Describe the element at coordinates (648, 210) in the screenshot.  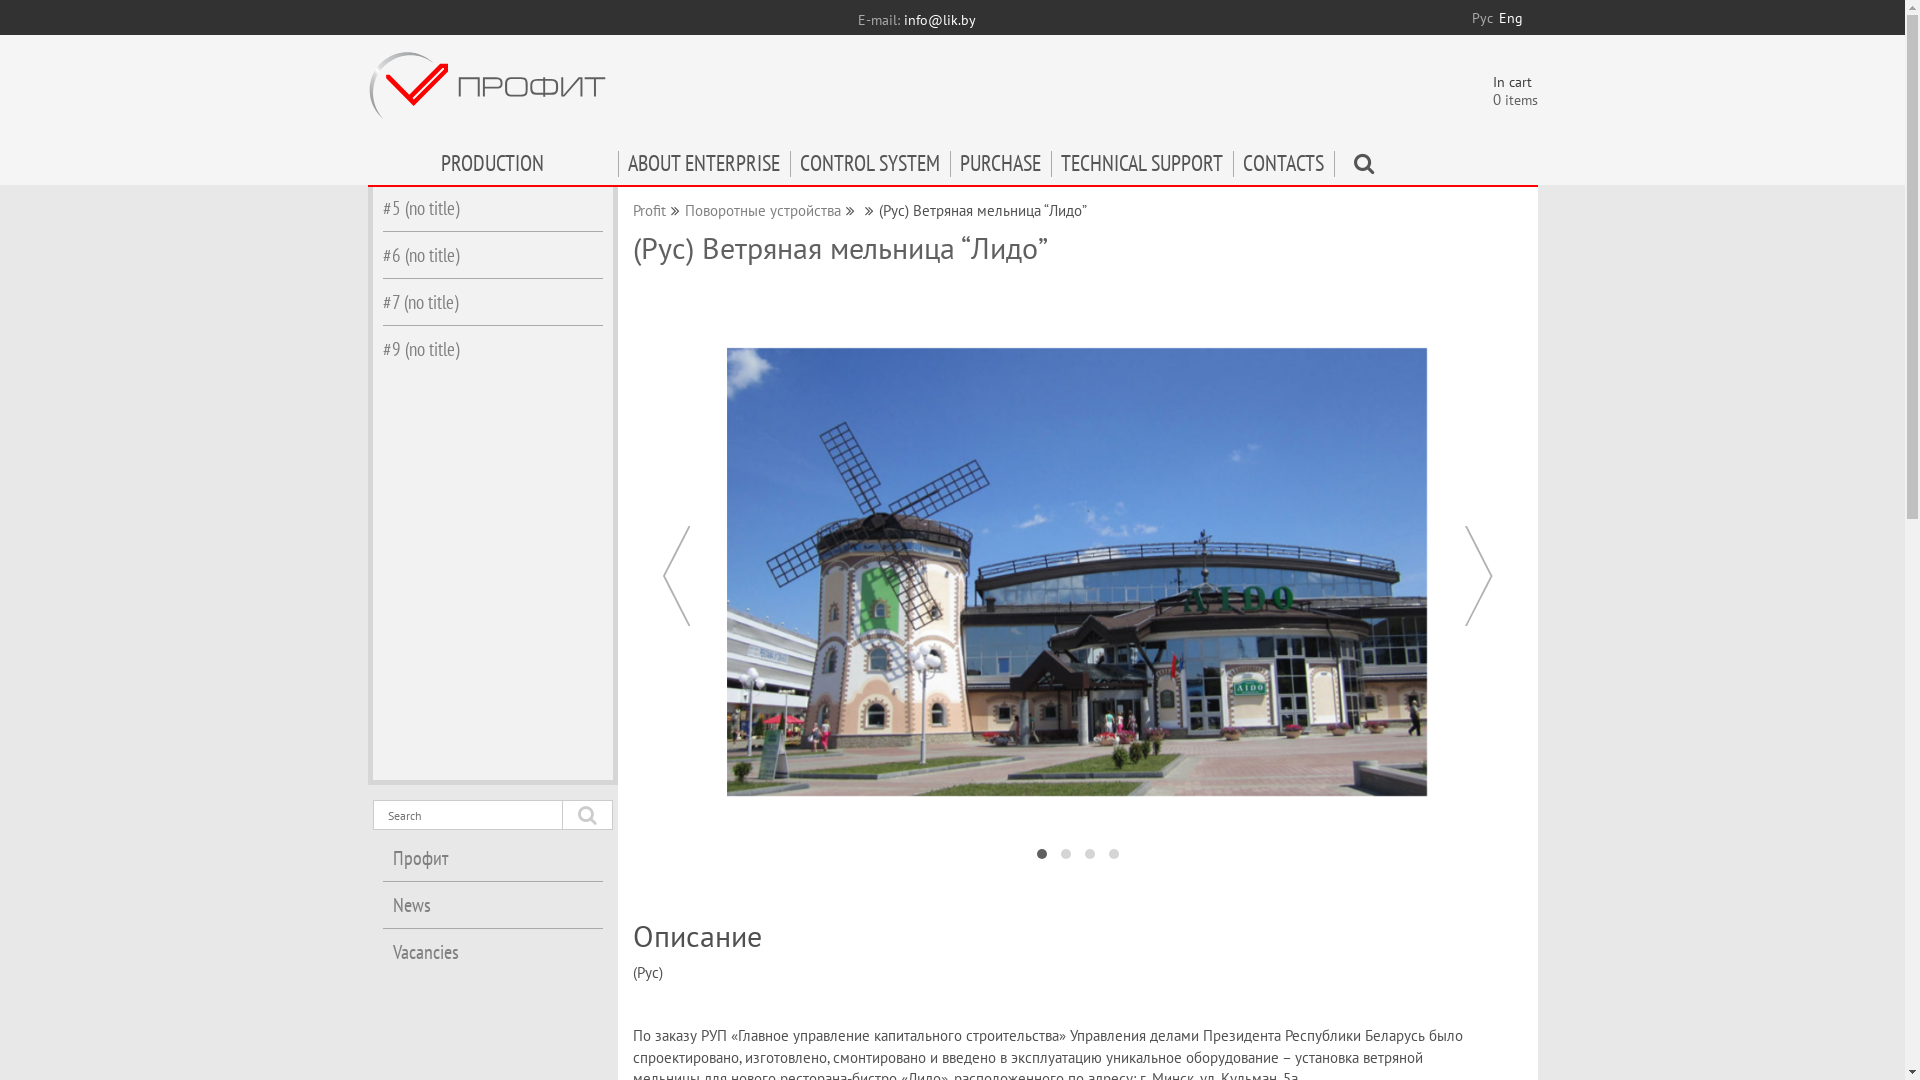
I see `'Profit'` at that location.